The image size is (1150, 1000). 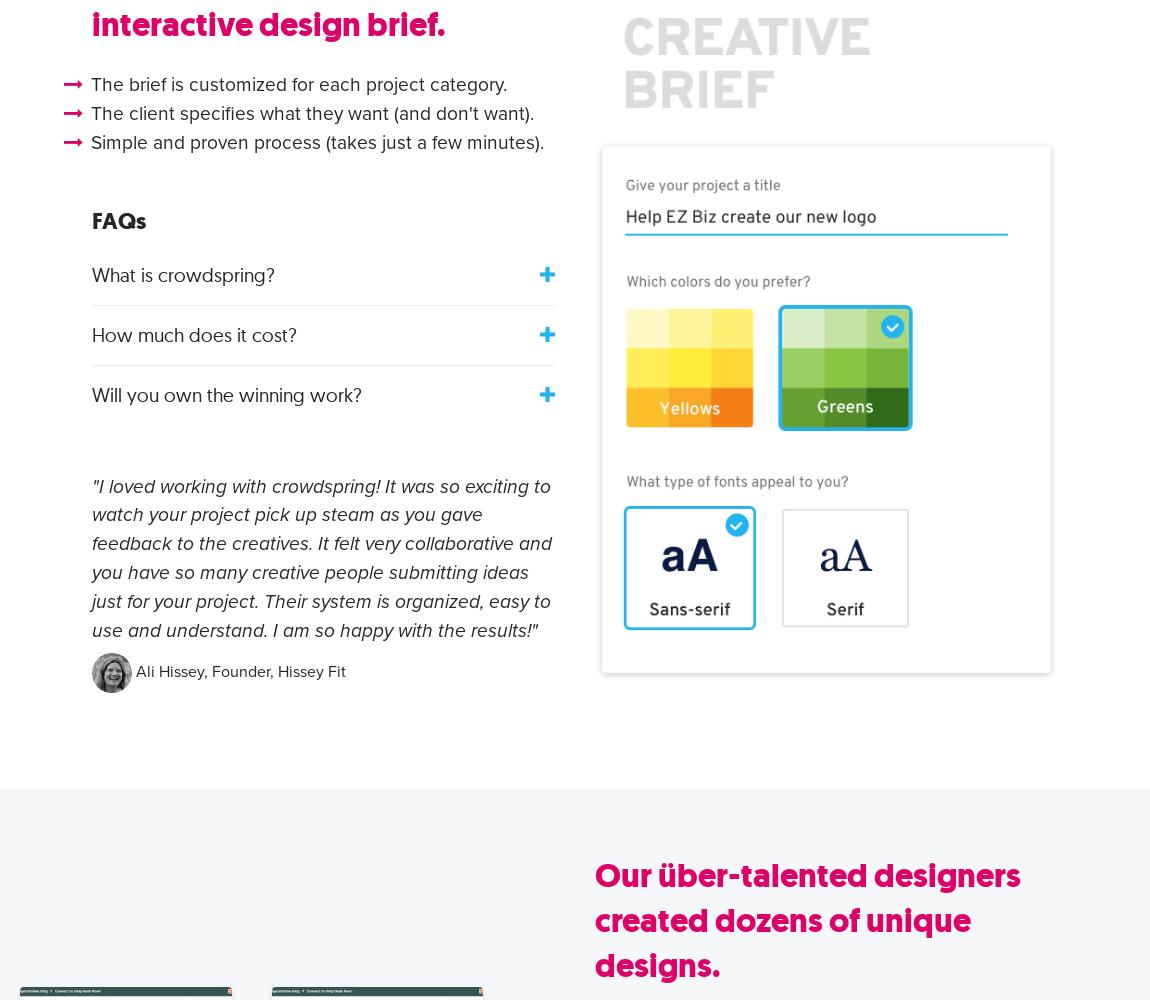 What do you see at coordinates (89, 274) in the screenshot?
I see `'What is crowdspring?'` at bounding box center [89, 274].